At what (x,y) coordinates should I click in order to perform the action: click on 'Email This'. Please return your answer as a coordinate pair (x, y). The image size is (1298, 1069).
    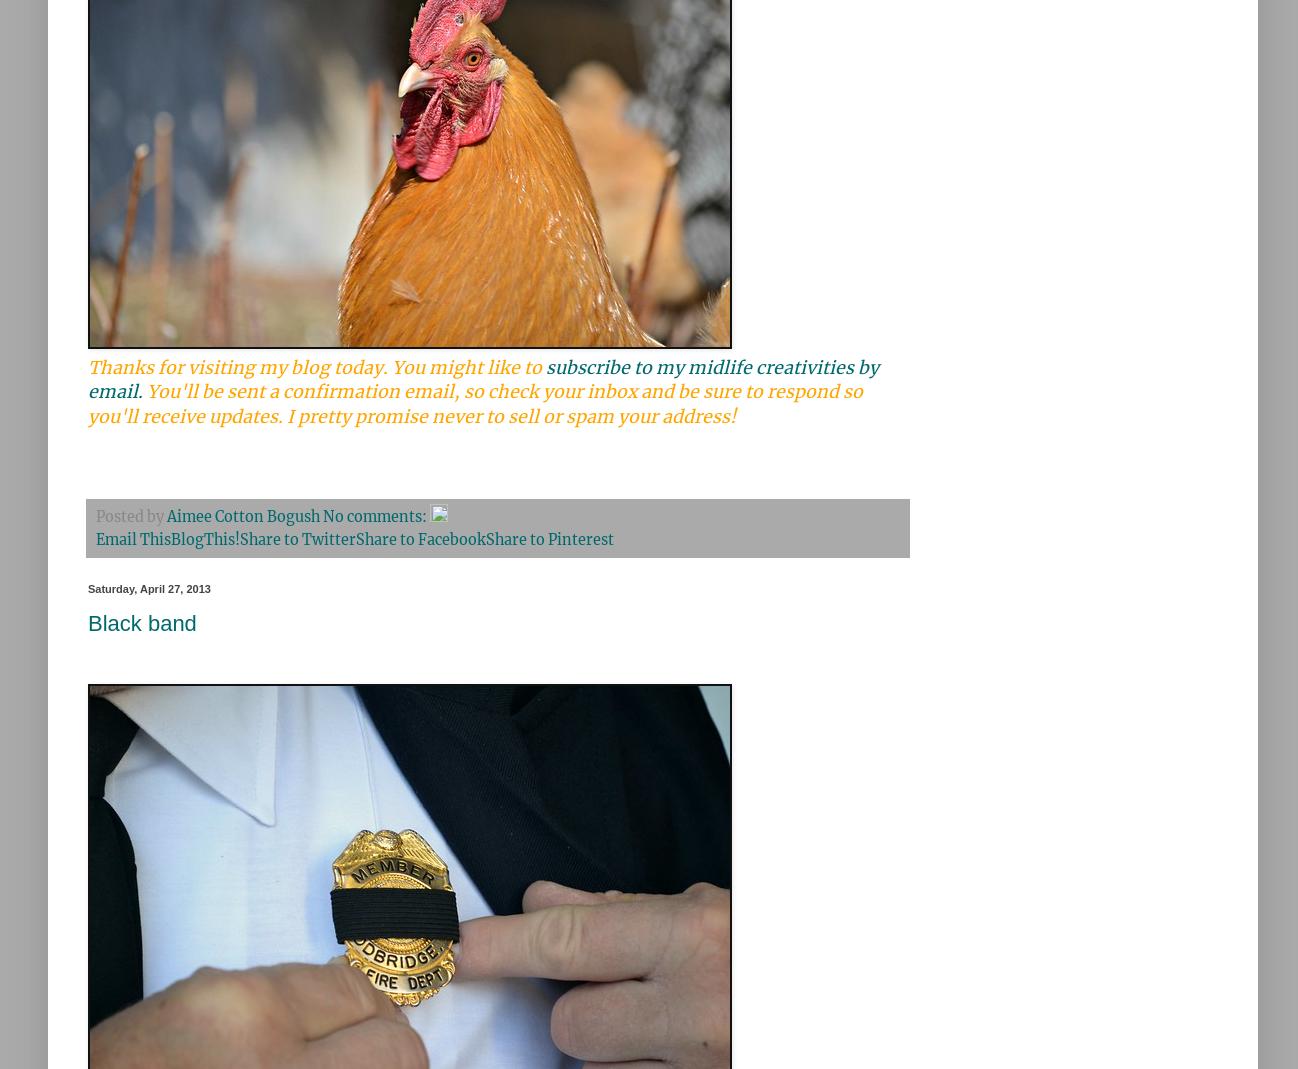
    Looking at the image, I should click on (96, 538).